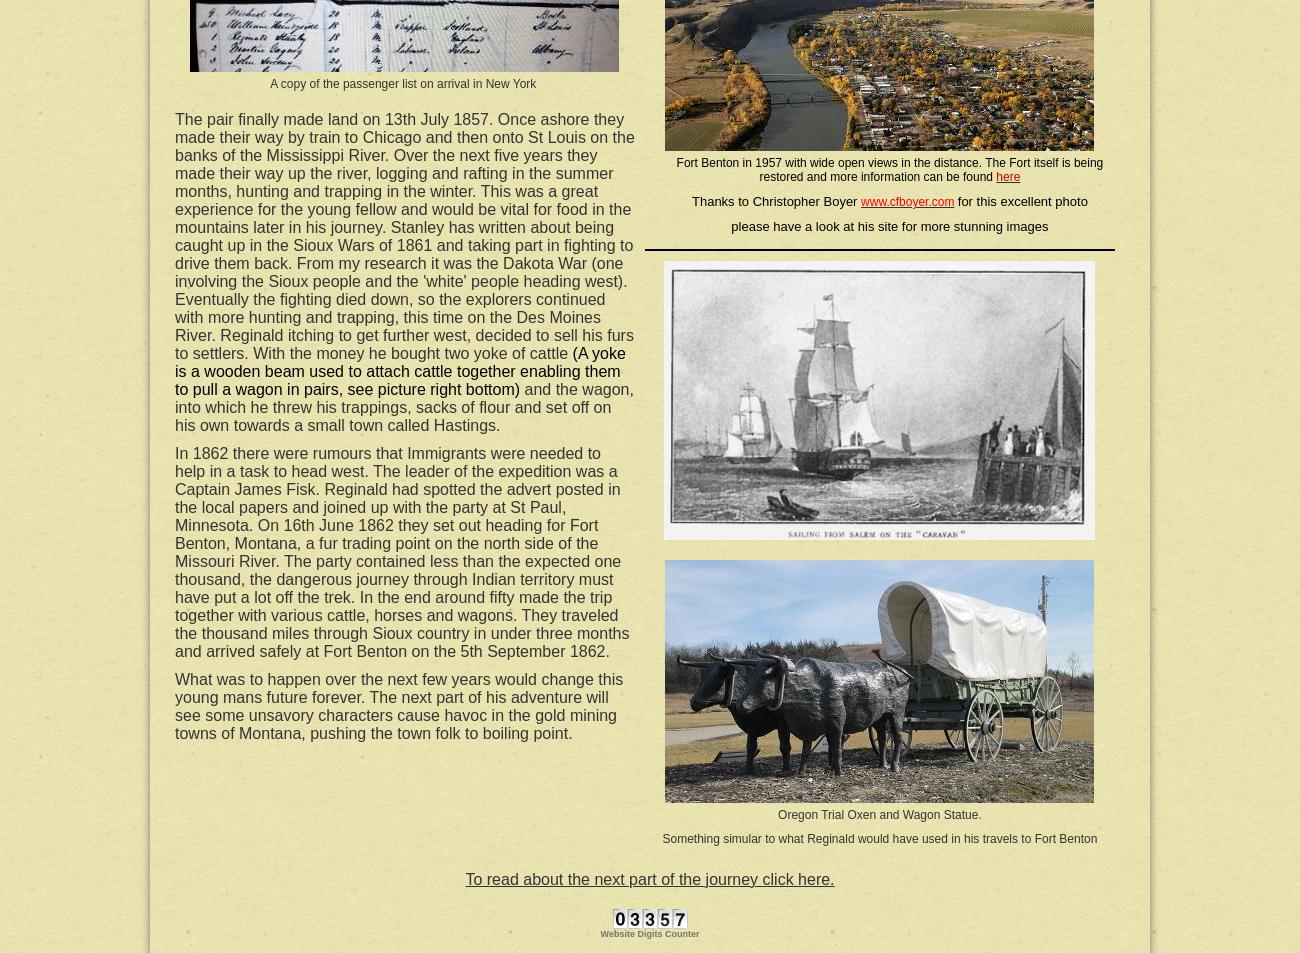  What do you see at coordinates (649, 878) in the screenshot?
I see `'To read about the next part of the journey click here.'` at bounding box center [649, 878].